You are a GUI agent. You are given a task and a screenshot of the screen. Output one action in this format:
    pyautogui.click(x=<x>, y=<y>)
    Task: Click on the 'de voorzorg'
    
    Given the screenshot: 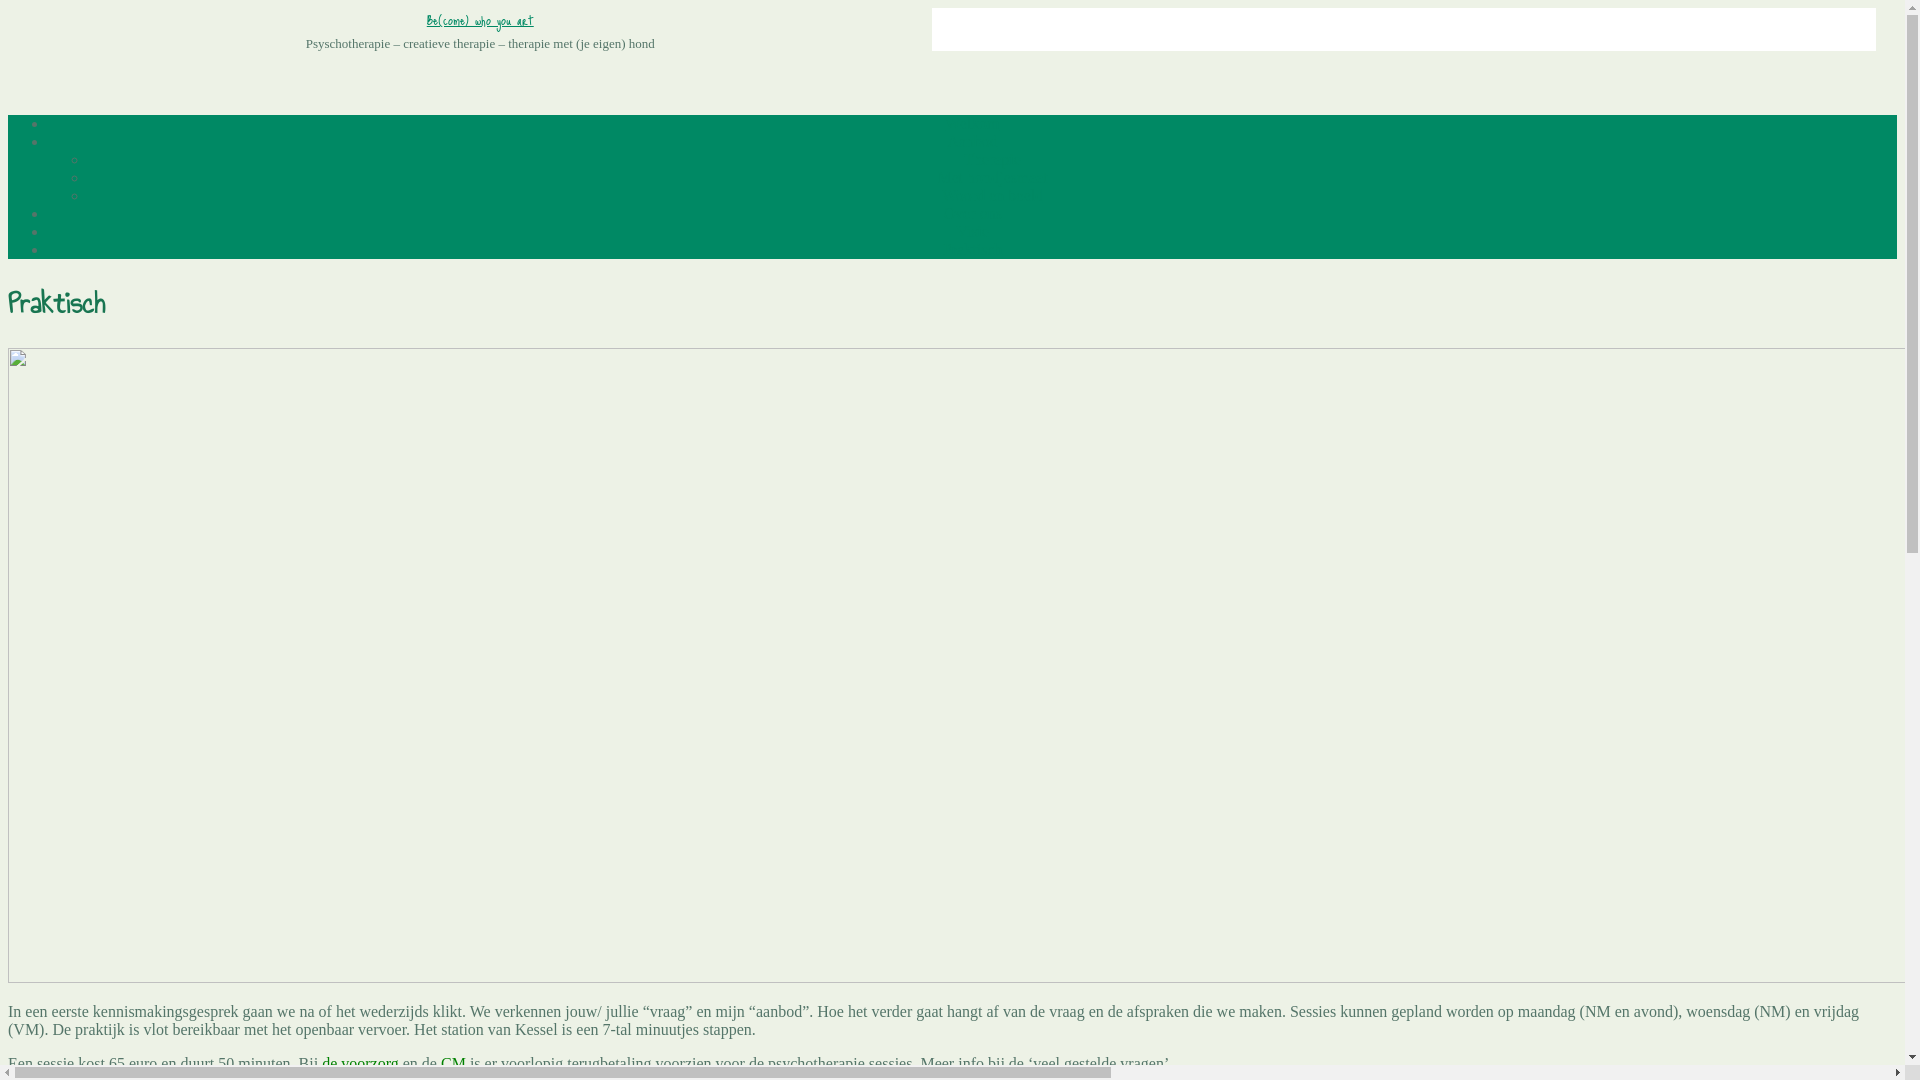 What is the action you would take?
    pyautogui.click(x=360, y=1062)
    